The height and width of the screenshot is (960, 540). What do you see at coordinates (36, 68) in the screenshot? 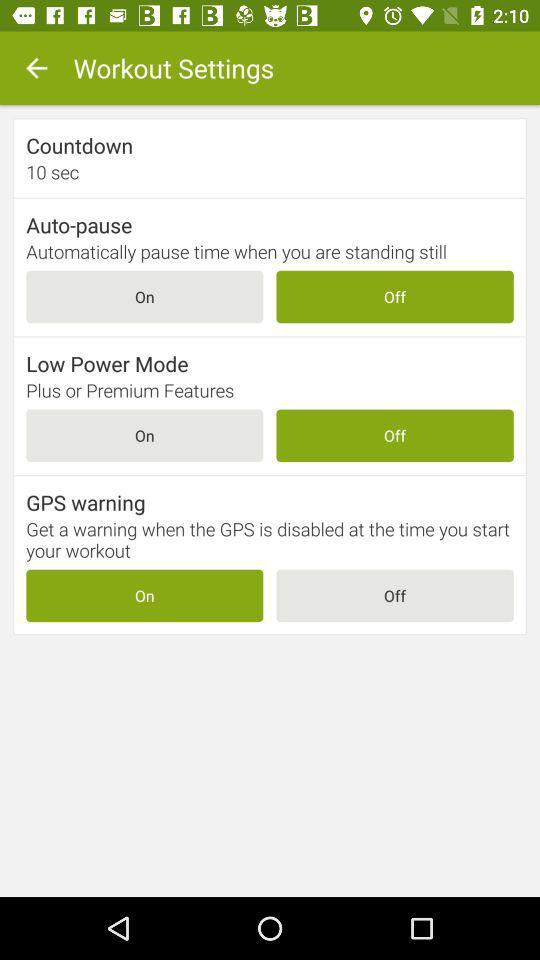
I see `the item above the countdown item` at bounding box center [36, 68].